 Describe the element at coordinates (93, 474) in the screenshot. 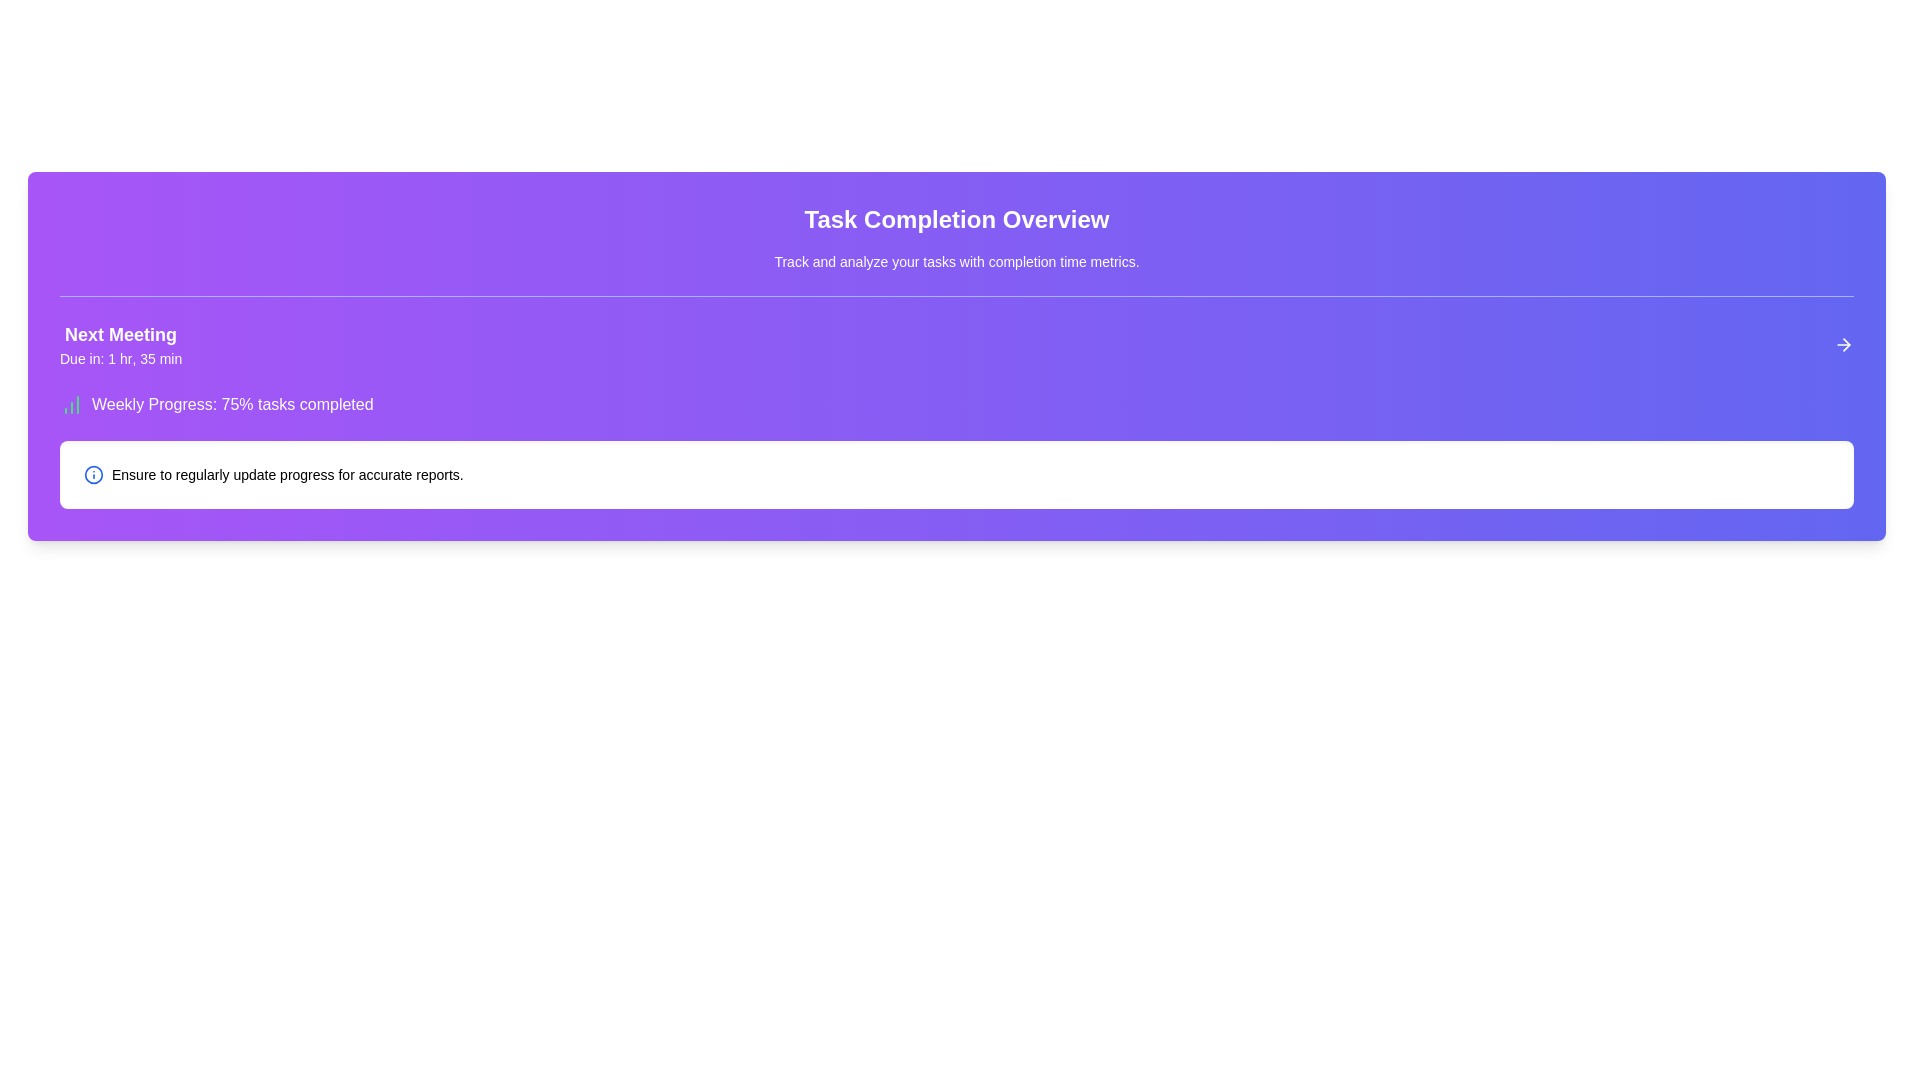

I see `the circular outline of the notification symbol, which is part of the informational icon located near the text for accurate report updates` at that location.